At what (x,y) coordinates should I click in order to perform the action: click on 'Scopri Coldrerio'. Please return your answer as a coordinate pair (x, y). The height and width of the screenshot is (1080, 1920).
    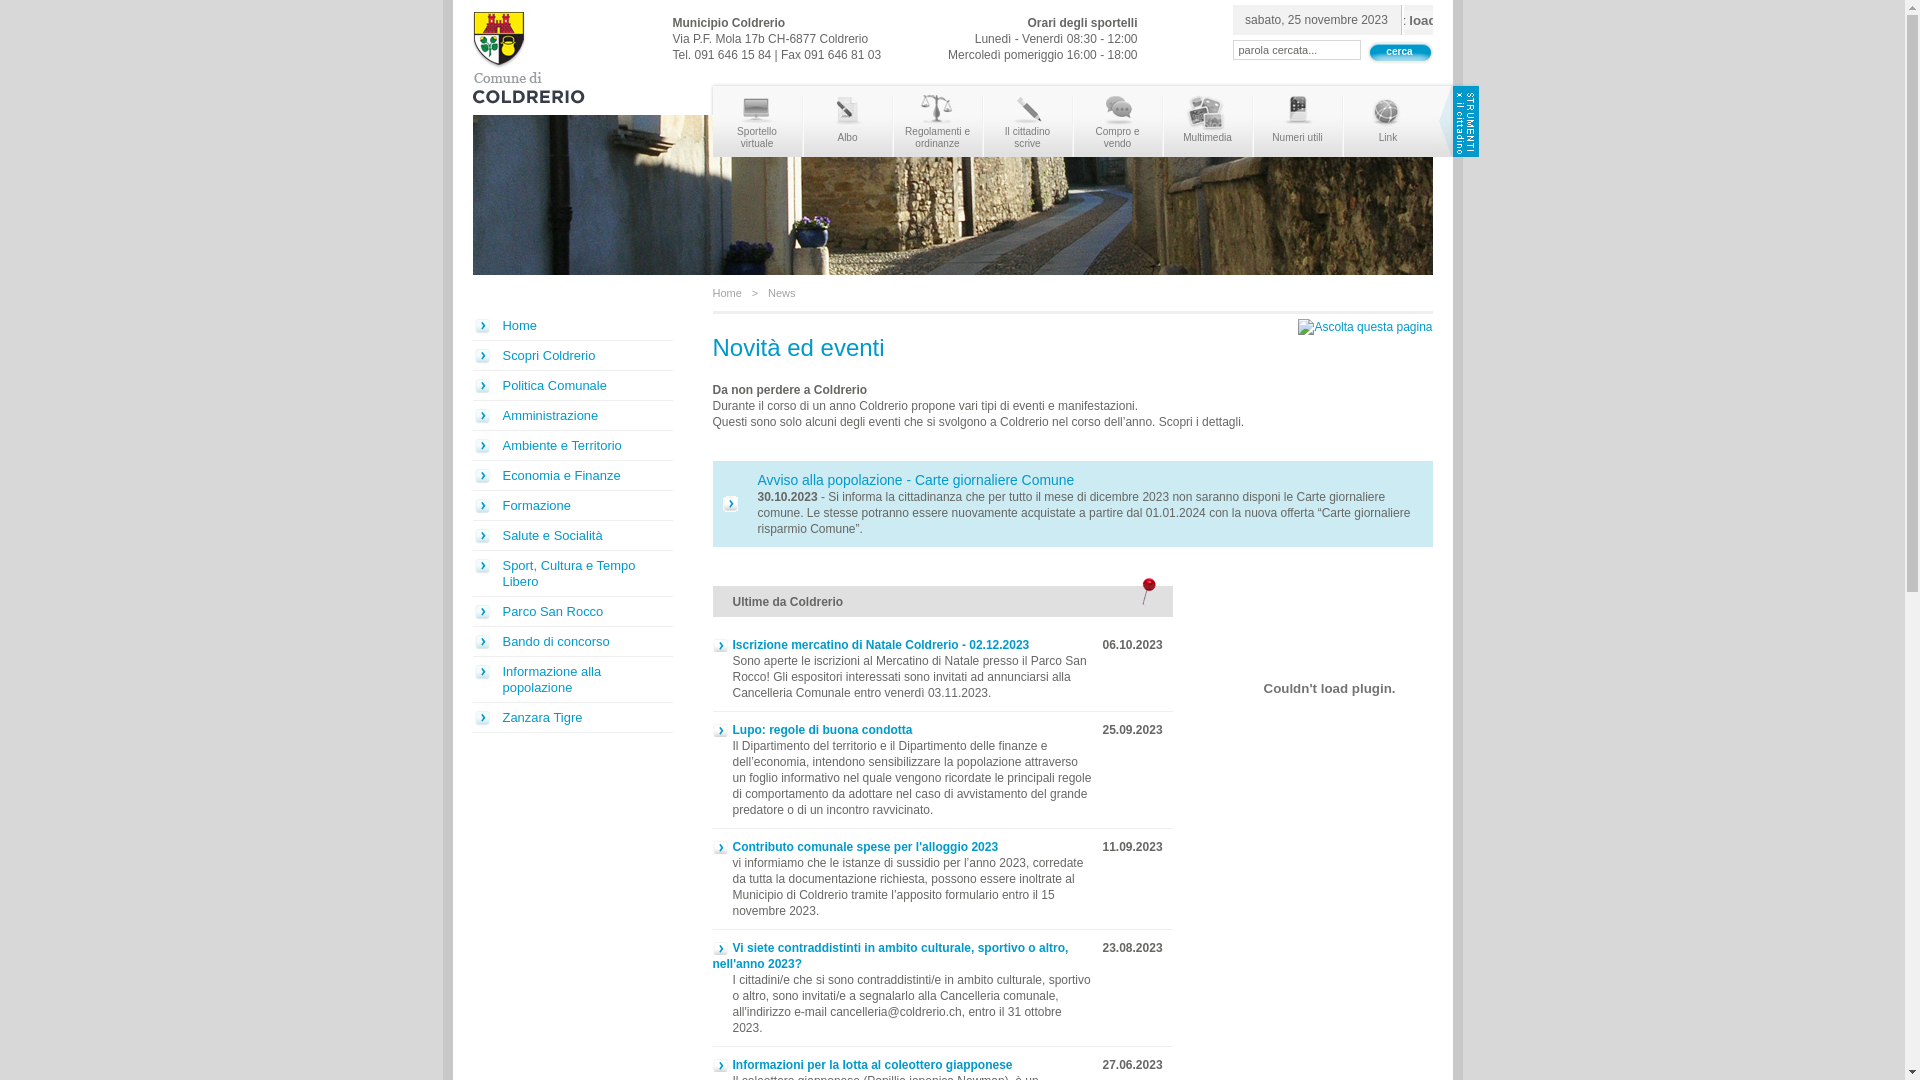
    Looking at the image, I should click on (570, 354).